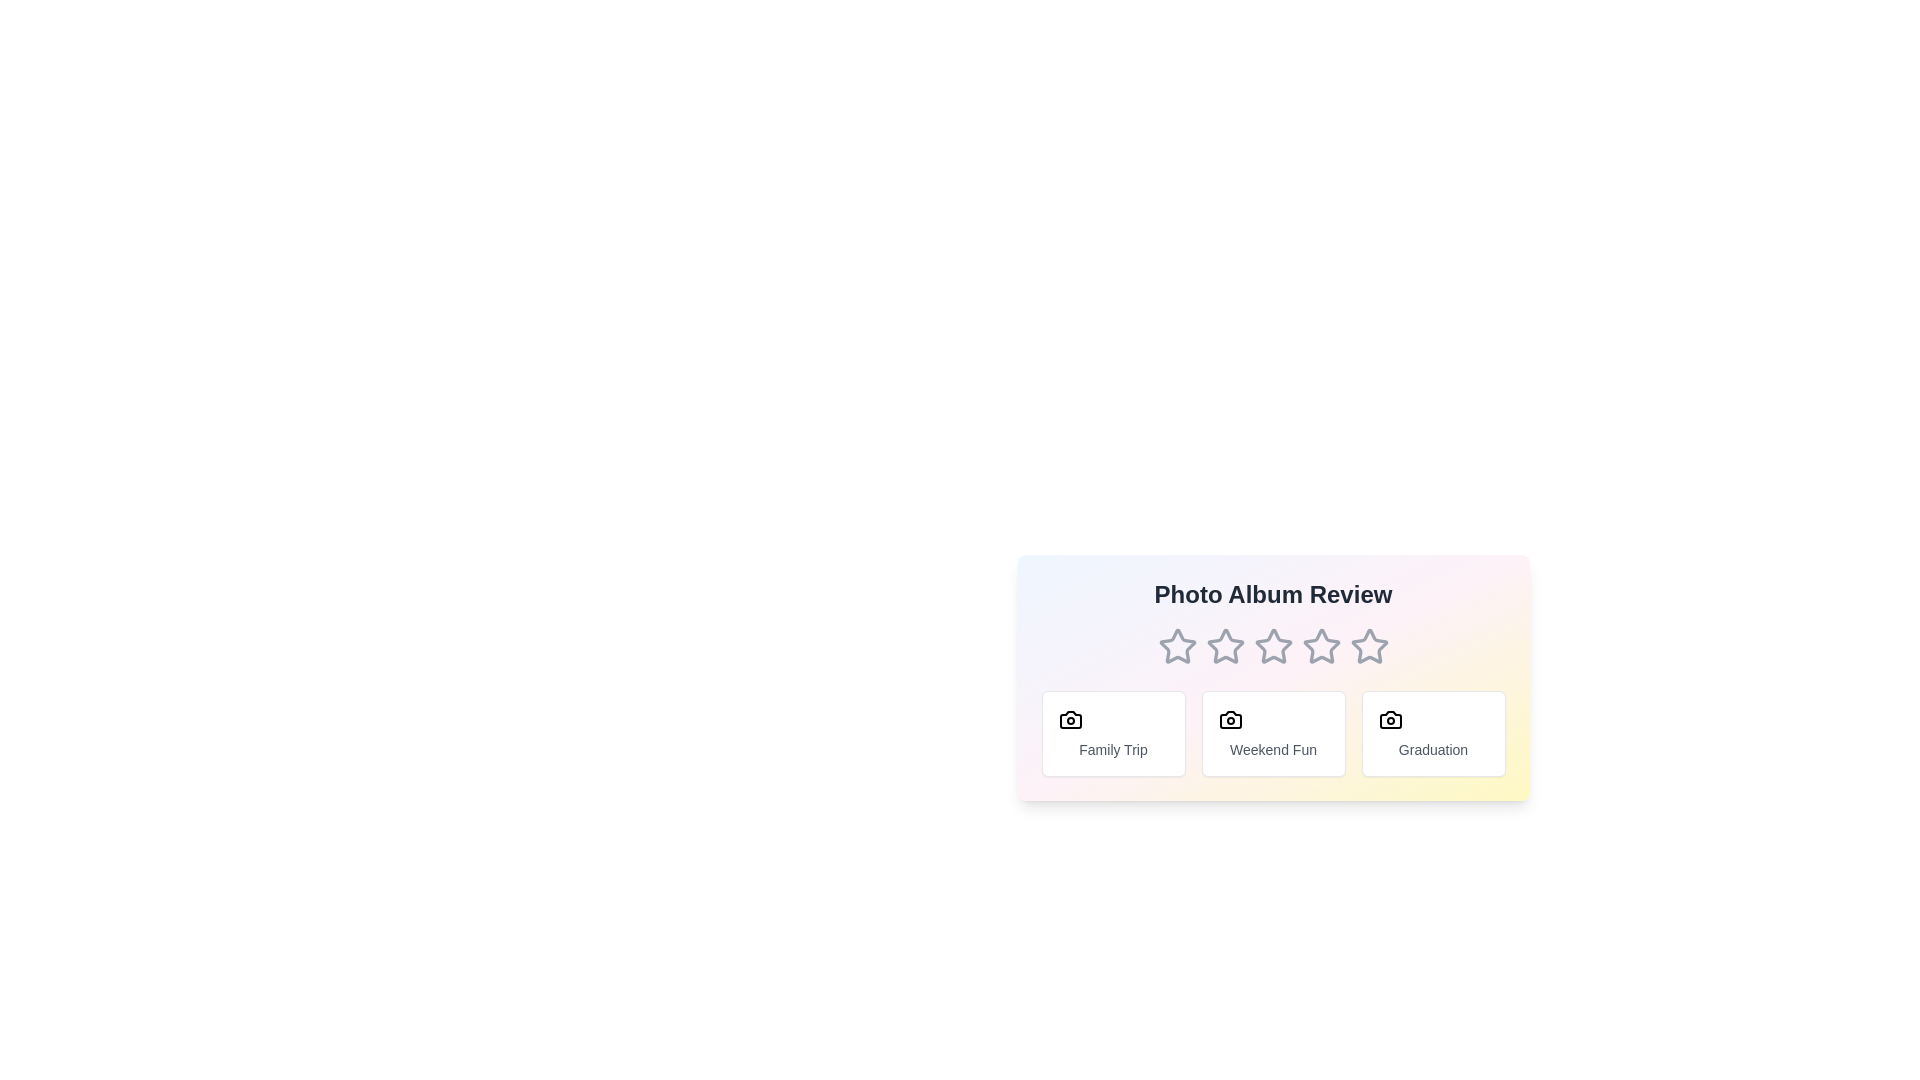 This screenshot has height=1080, width=1920. Describe the element at coordinates (1069, 720) in the screenshot. I see `the camera icon associated with the tag Family Trip` at that location.